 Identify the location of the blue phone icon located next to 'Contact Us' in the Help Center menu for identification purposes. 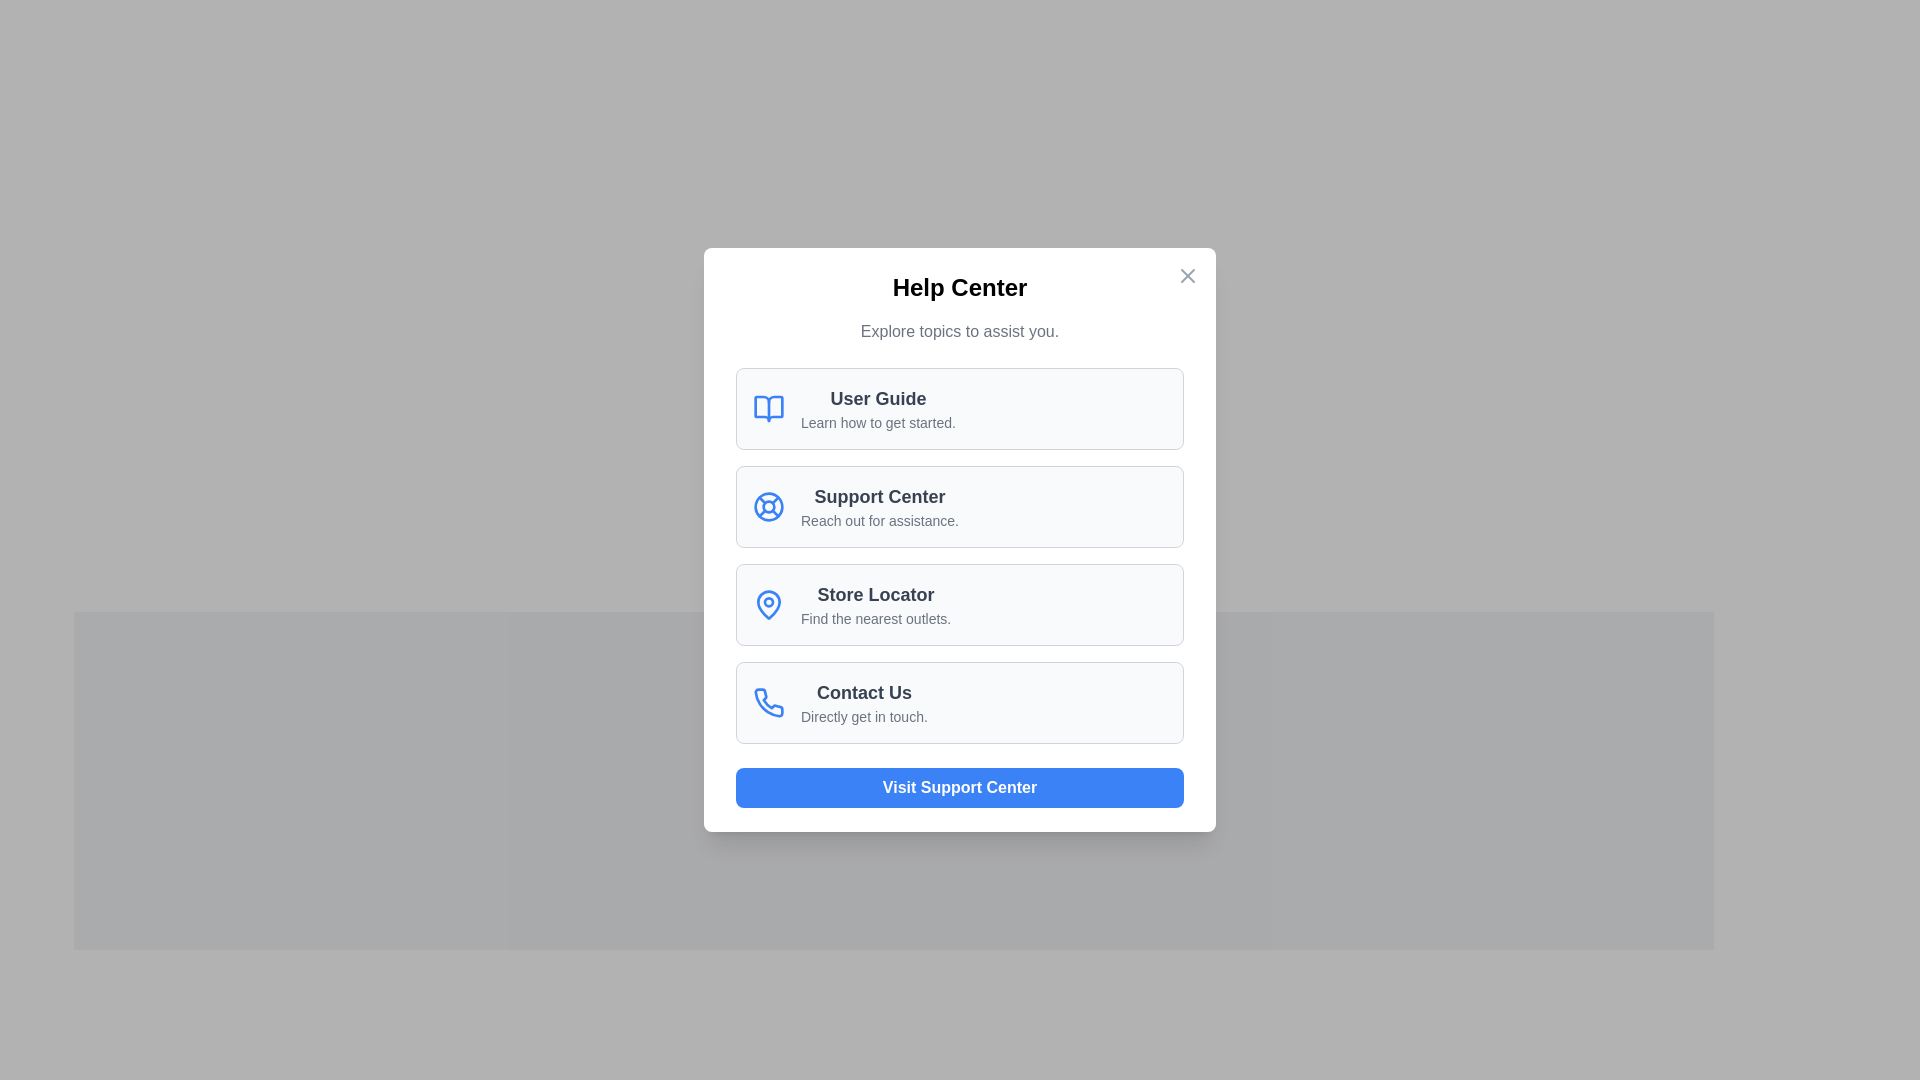
(768, 701).